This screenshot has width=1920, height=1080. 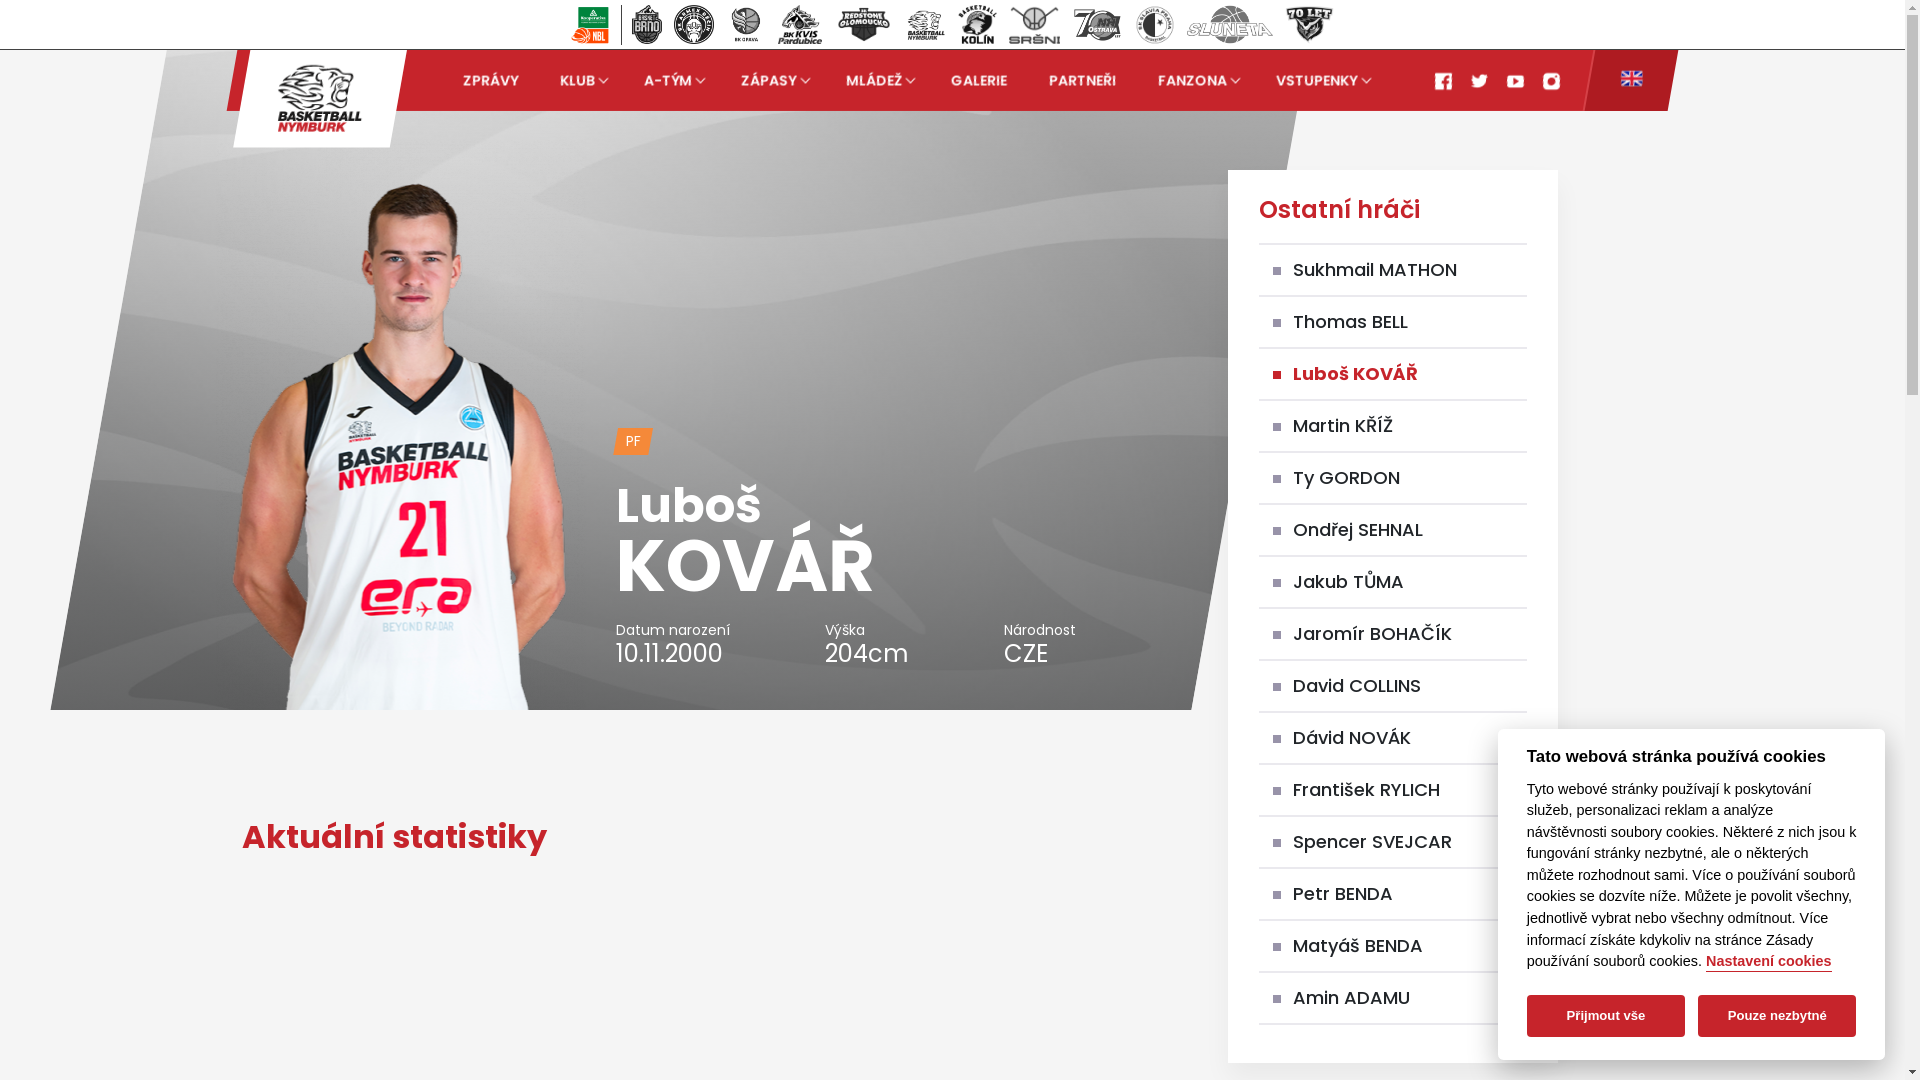 What do you see at coordinates (979, 79) in the screenshot?
I see `'GALERIE'` at bounding box center [979, 79].